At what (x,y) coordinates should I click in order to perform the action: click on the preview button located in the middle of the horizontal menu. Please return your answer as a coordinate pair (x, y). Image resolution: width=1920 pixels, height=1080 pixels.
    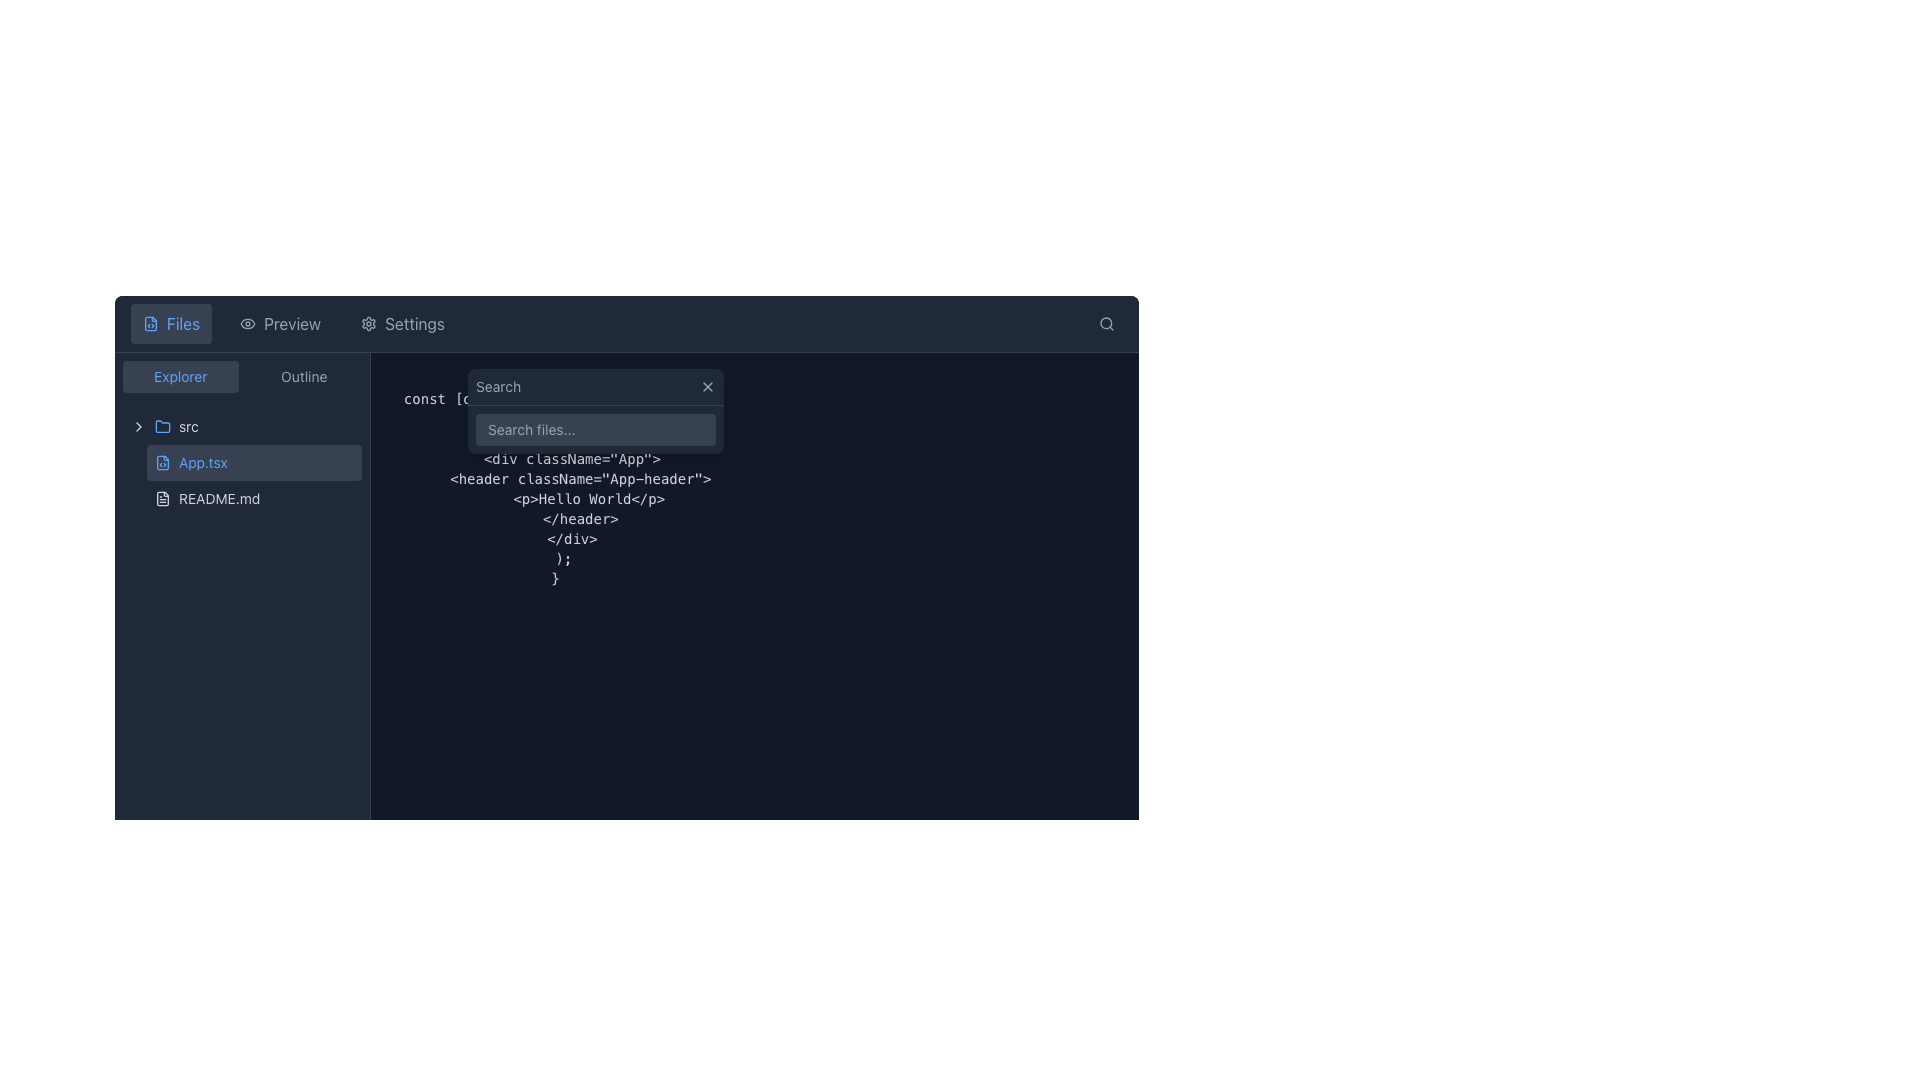
    Looking at the image, I should click on (279, 323).